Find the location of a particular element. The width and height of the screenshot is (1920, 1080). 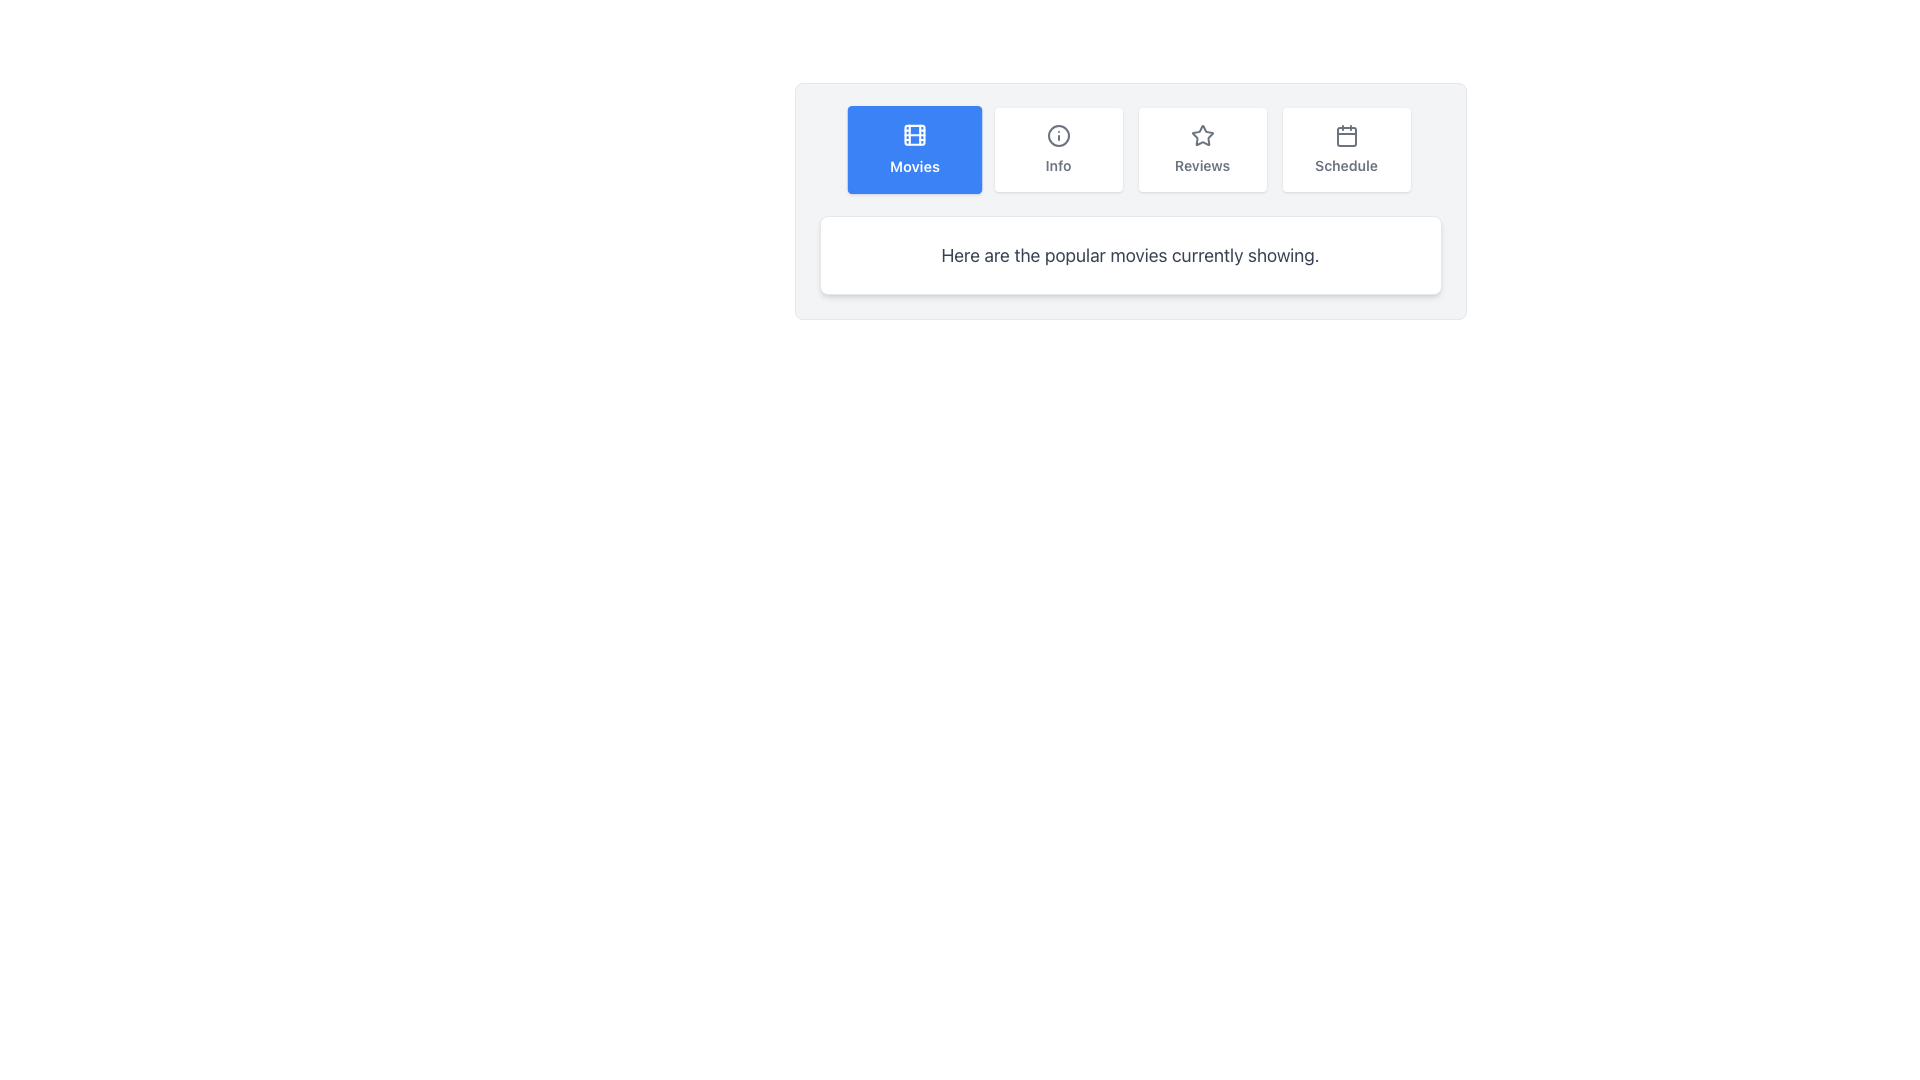

the 'Schedule' button, which is a rectangular interactive button with a white background and a calendar icon is located at coordinates (1346, 149).